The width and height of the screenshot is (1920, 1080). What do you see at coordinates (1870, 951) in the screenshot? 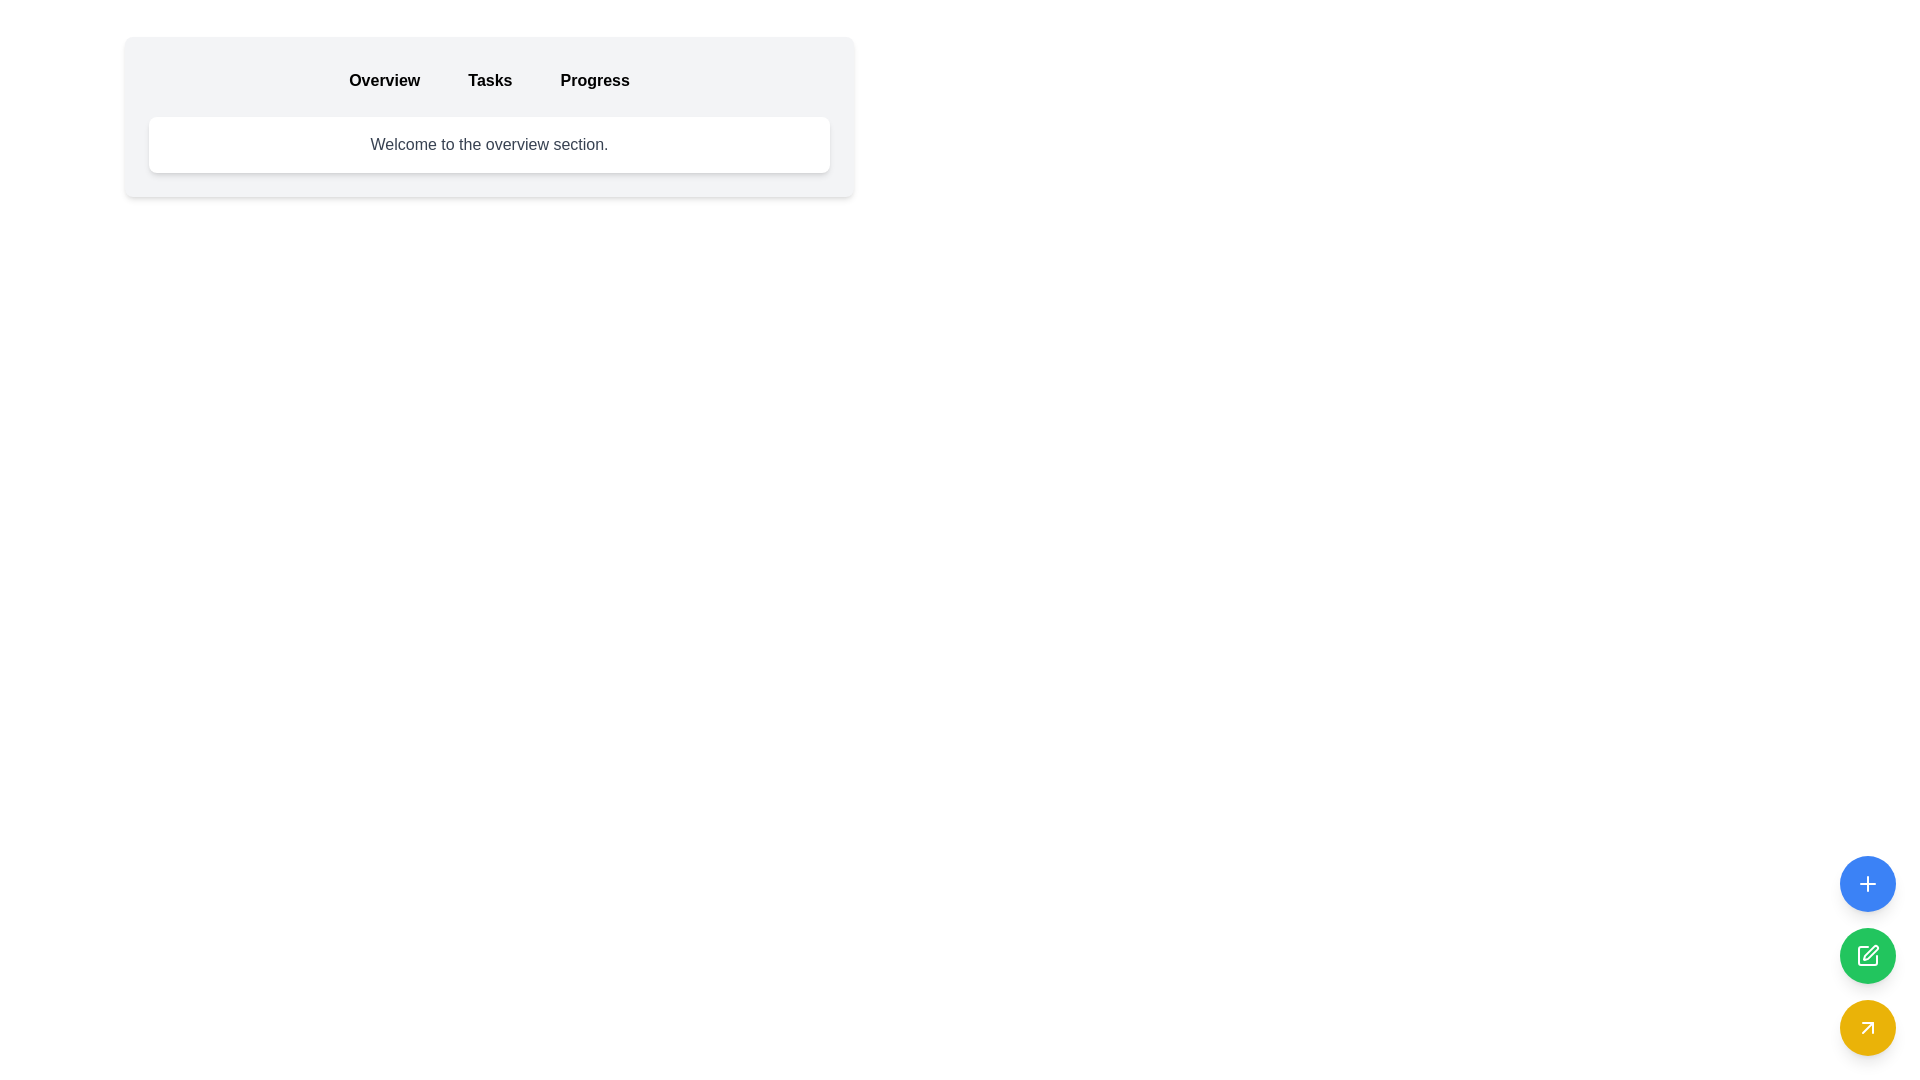
I see `the green circular icon button featuring a pen and square icon, which is the second button in a vertical group of three action buttons on the right side of the interface` at bounding box center [1870, 951].